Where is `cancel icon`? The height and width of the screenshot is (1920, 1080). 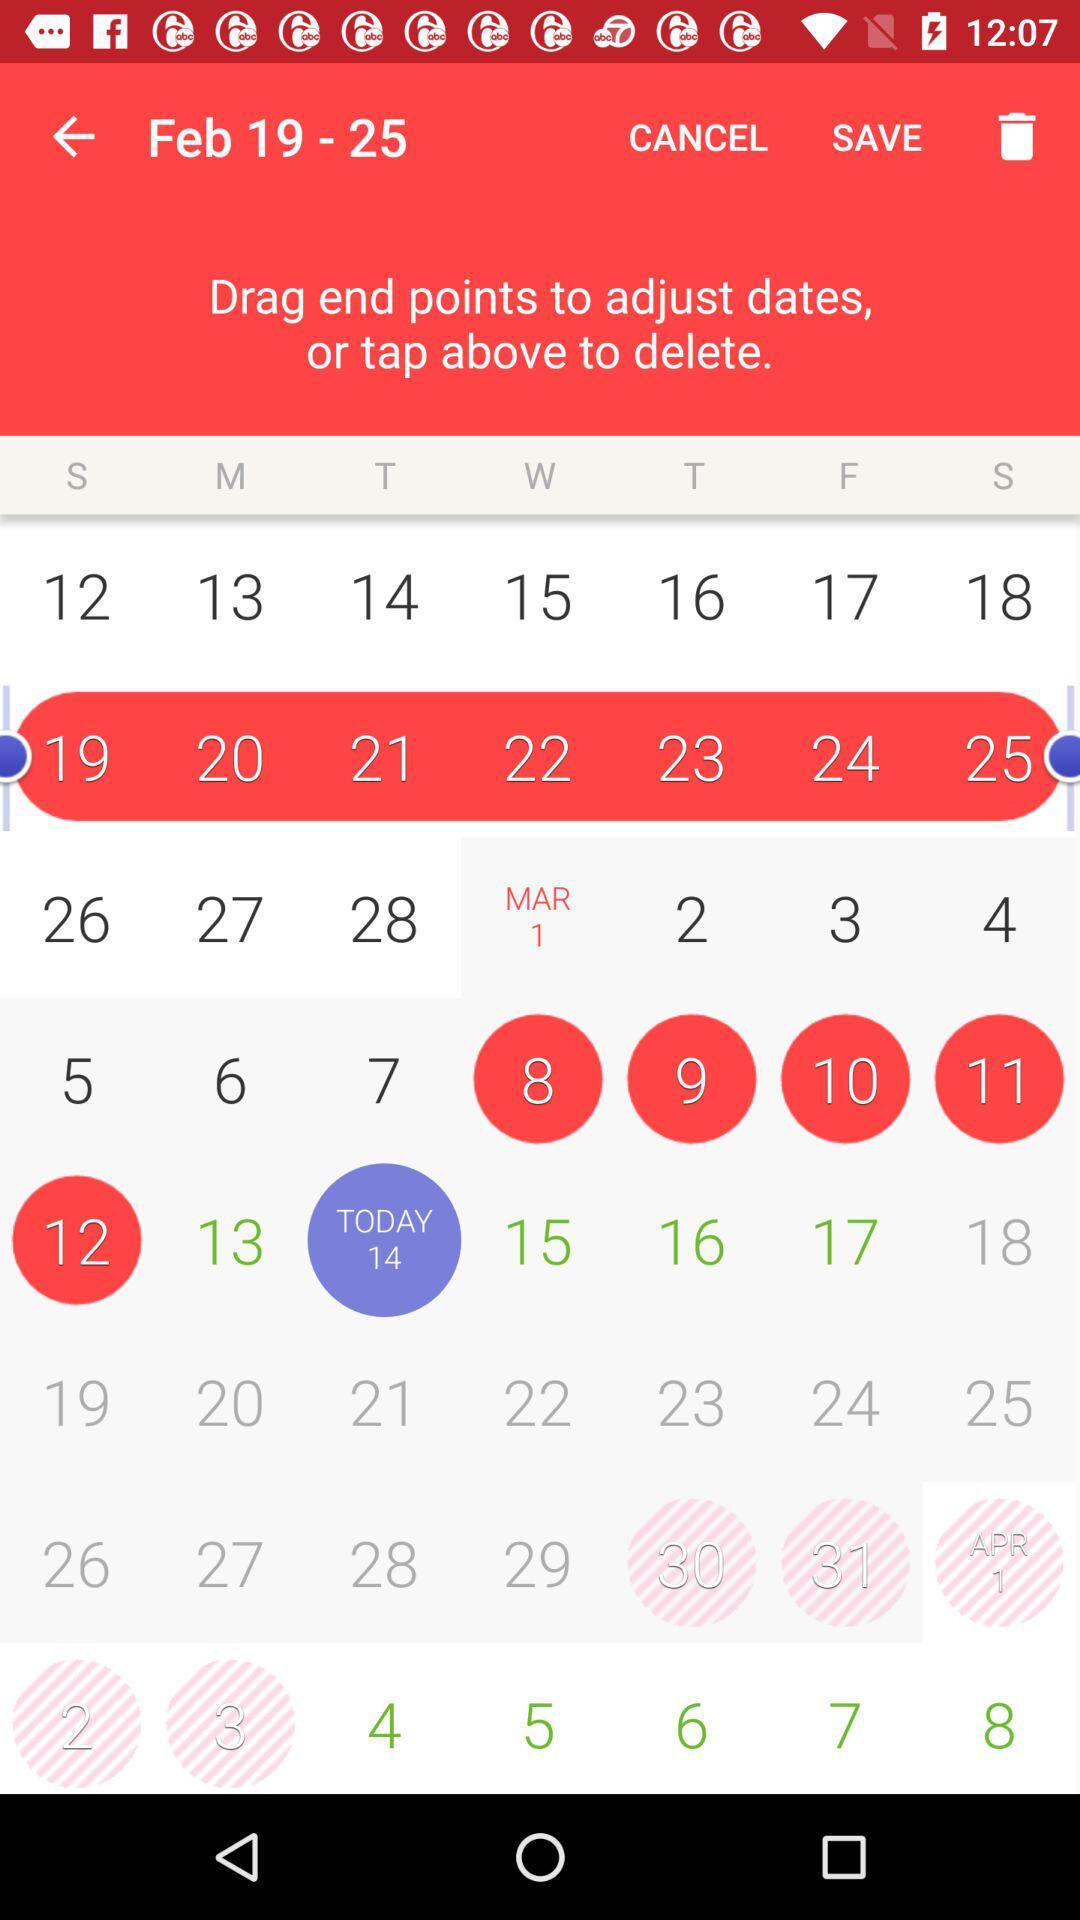
cancel icon is located at coordinates (697, 135).